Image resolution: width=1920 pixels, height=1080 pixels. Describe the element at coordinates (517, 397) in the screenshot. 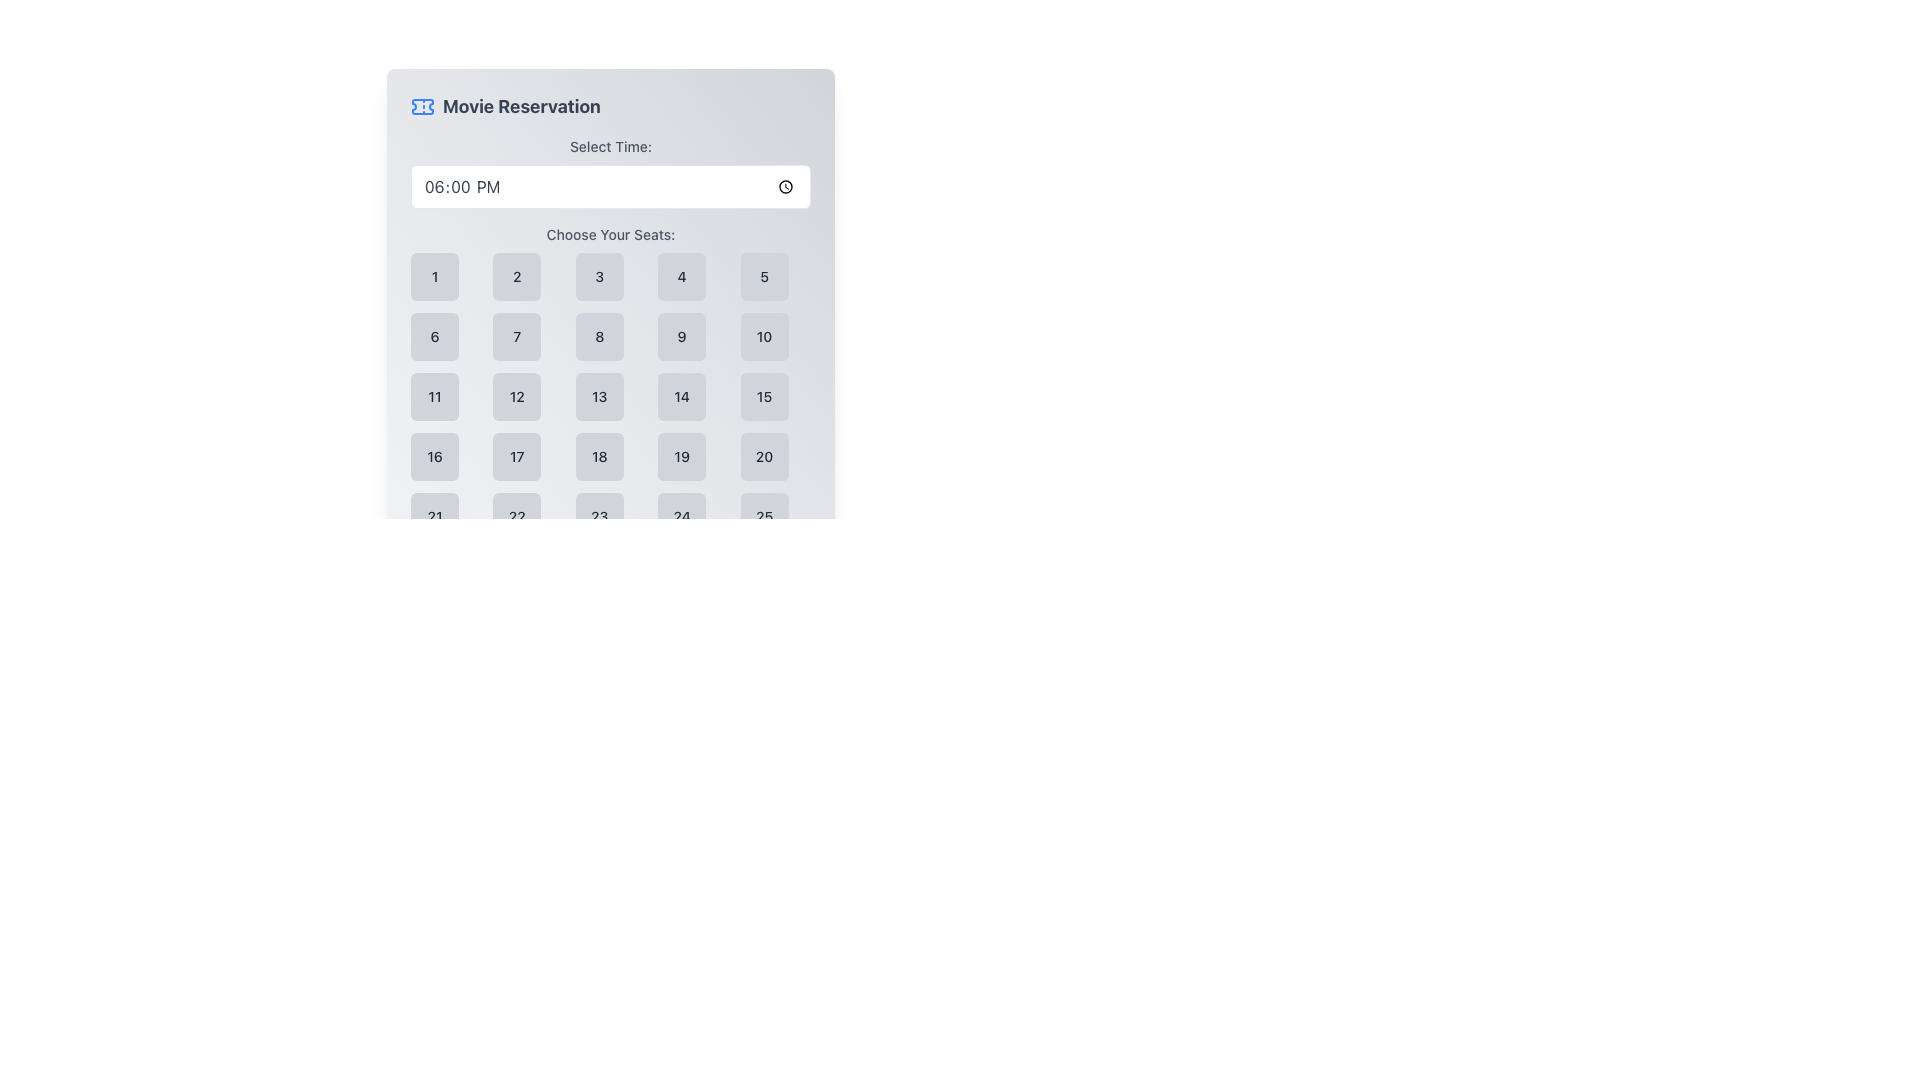

I see `the selectable button` at that location.